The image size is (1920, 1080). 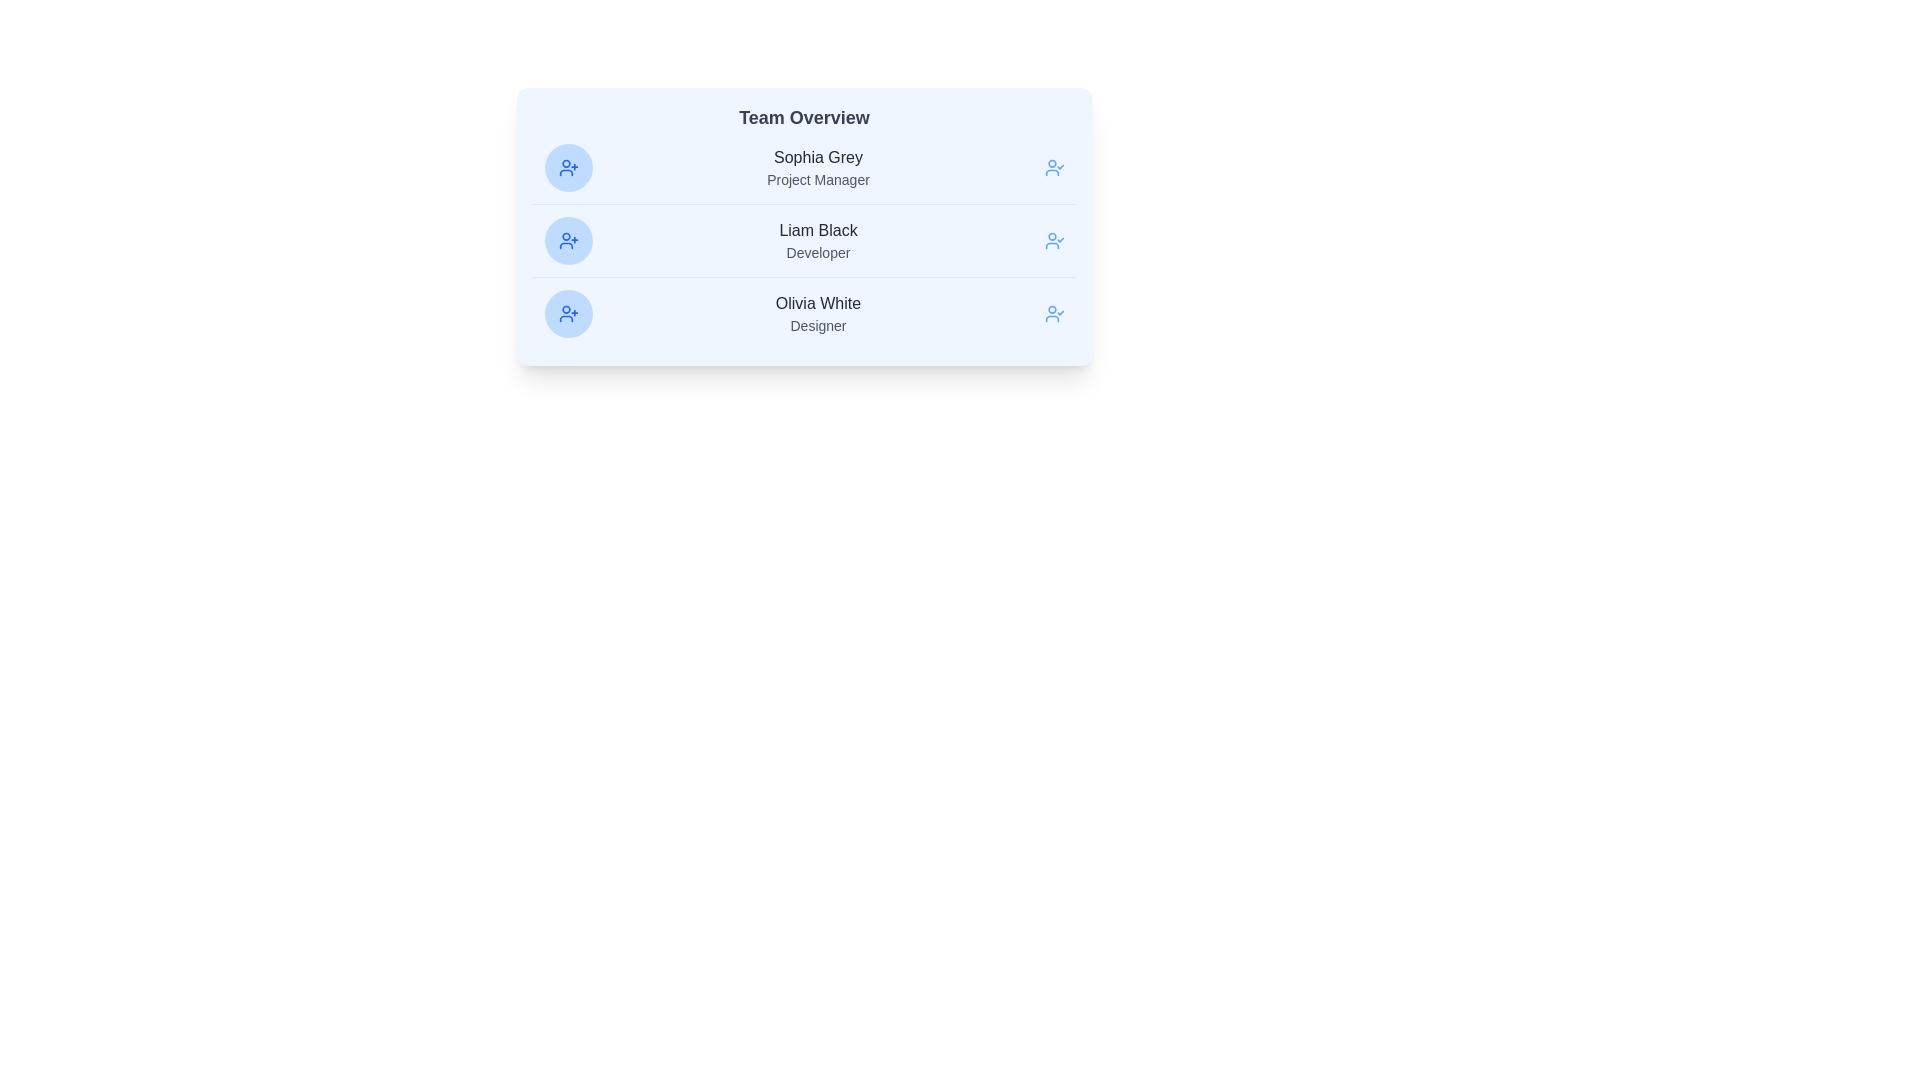 What do you see at coordinates (818, 252) in the screenshot?
I see `the text label reading 'Developer' located beneath 'Liam Black' in the middle card of the vertical list of team members` at bounding box center [818, 252].